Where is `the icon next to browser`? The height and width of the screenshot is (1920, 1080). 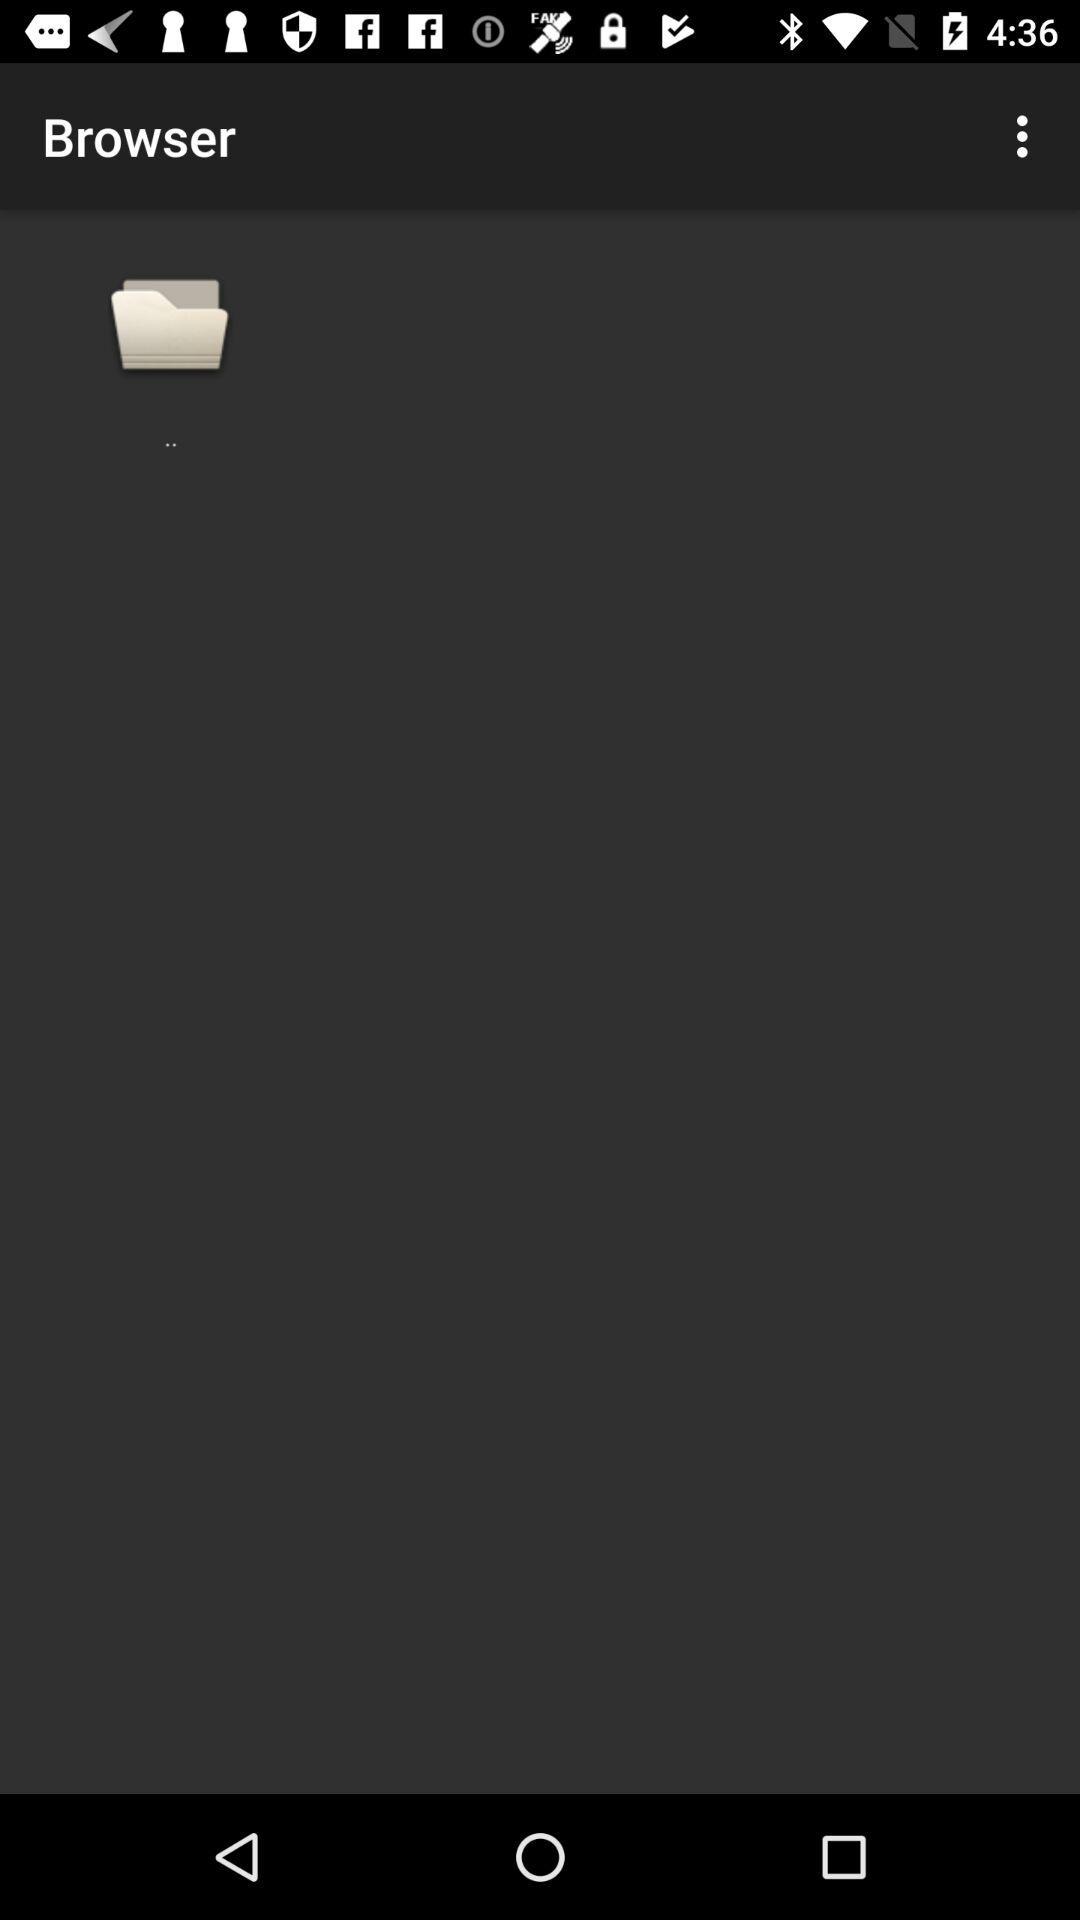
the icon next to browser is located at coordinates (1027, 135).